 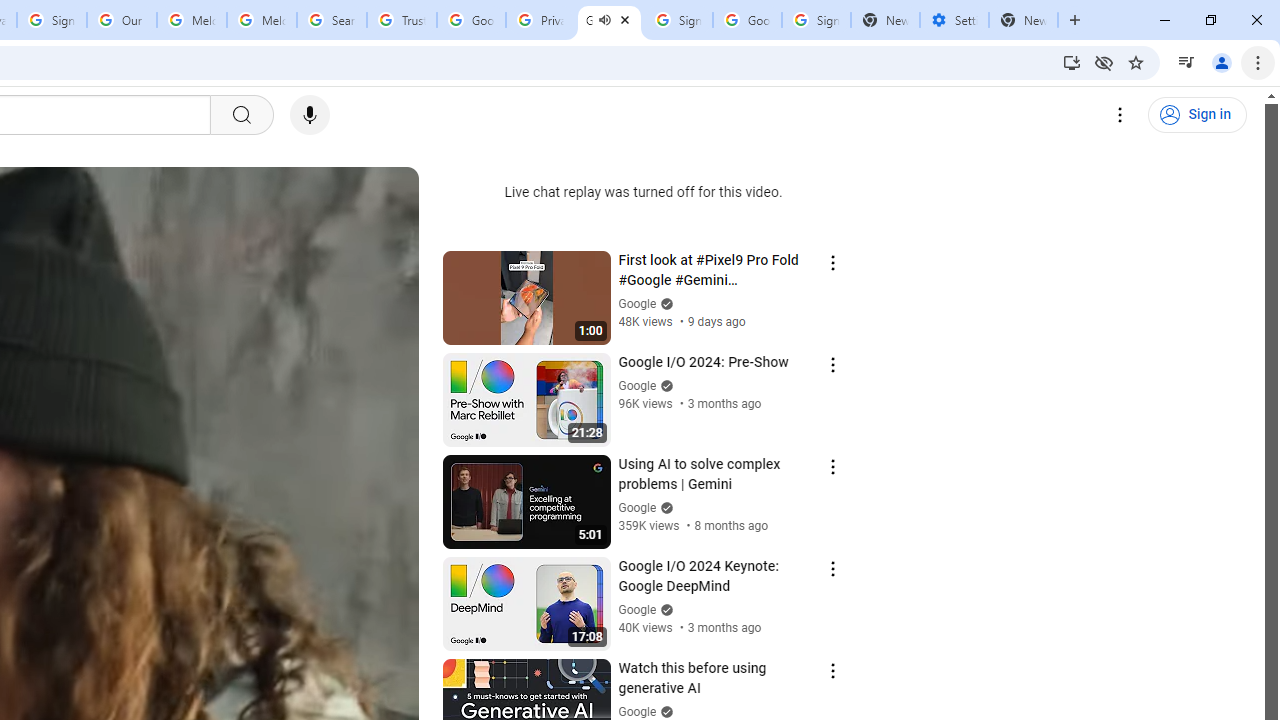 I want to click on 'Sign in - Google Accounts', so click(x=816, y=20).